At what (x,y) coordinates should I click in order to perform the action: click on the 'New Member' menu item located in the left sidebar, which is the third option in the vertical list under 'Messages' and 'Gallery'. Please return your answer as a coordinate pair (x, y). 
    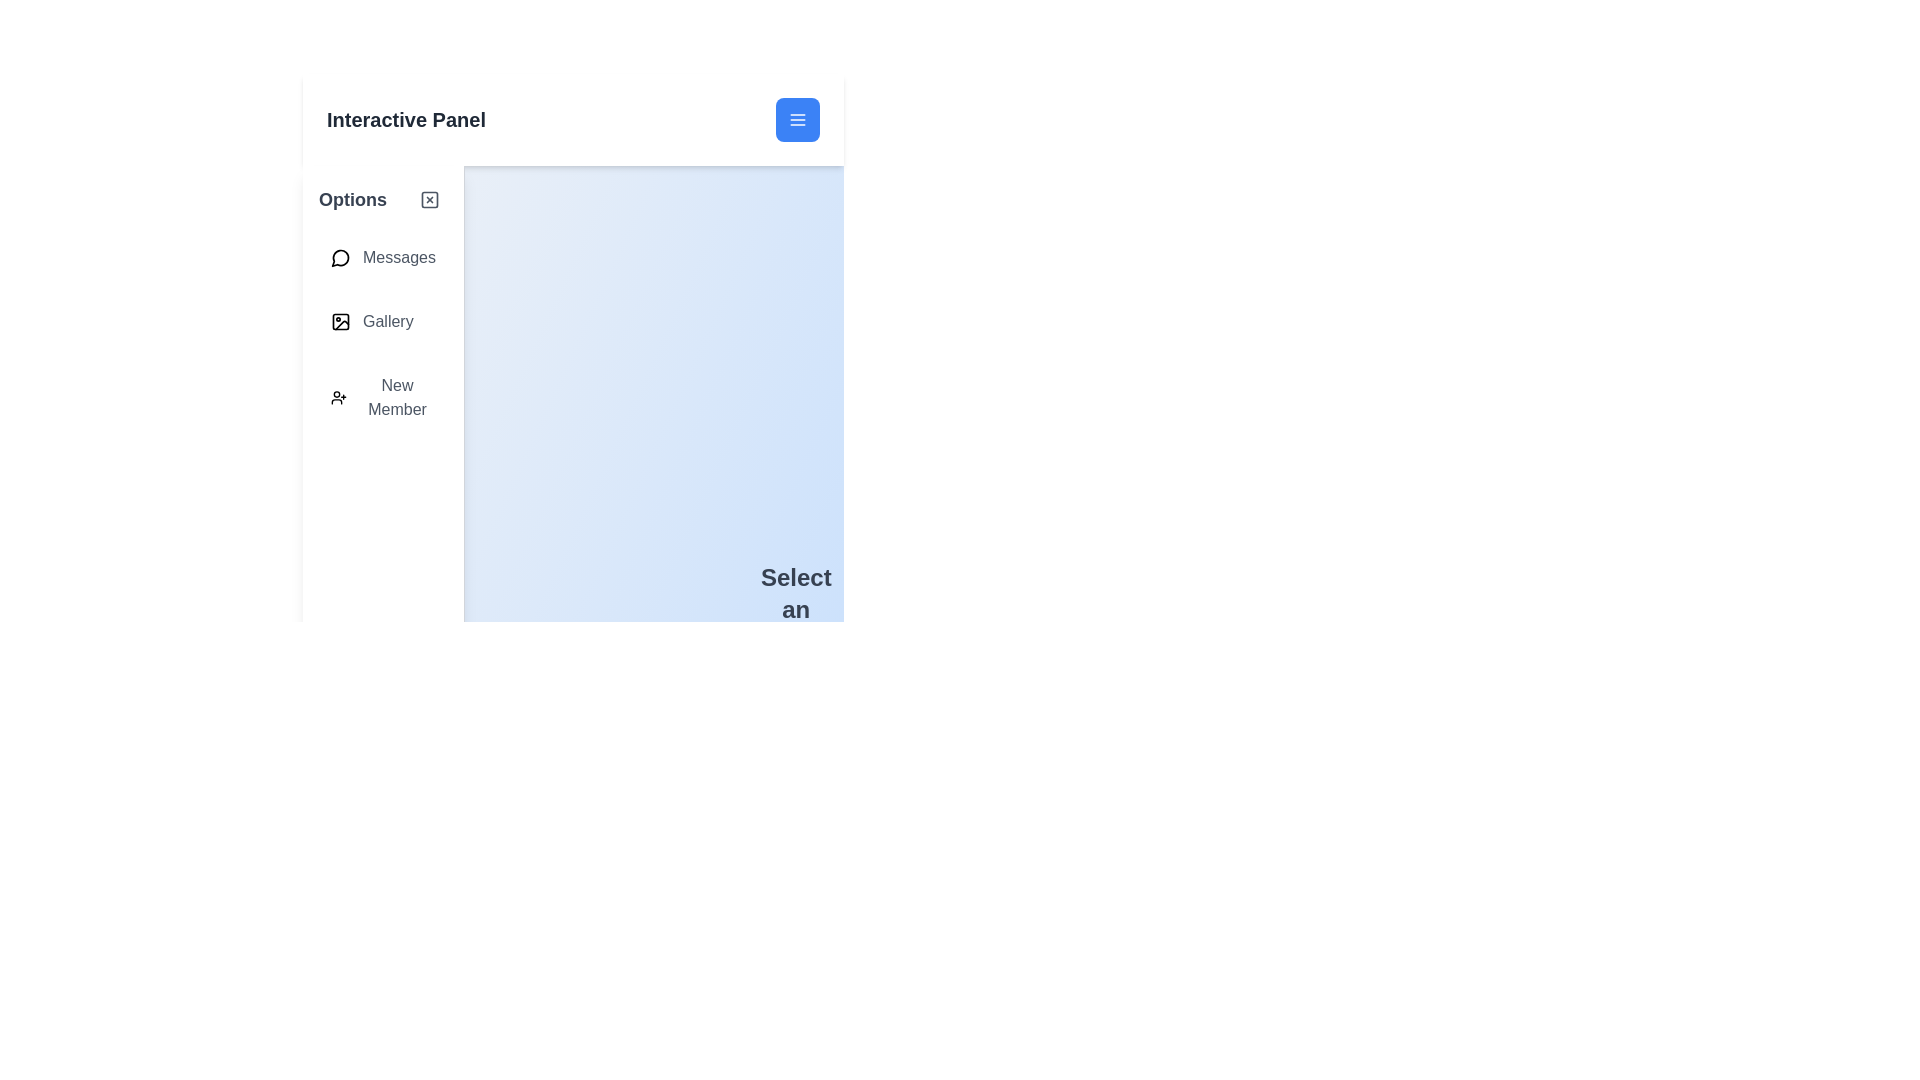
    Looking at the image, I should click on (383, 397).